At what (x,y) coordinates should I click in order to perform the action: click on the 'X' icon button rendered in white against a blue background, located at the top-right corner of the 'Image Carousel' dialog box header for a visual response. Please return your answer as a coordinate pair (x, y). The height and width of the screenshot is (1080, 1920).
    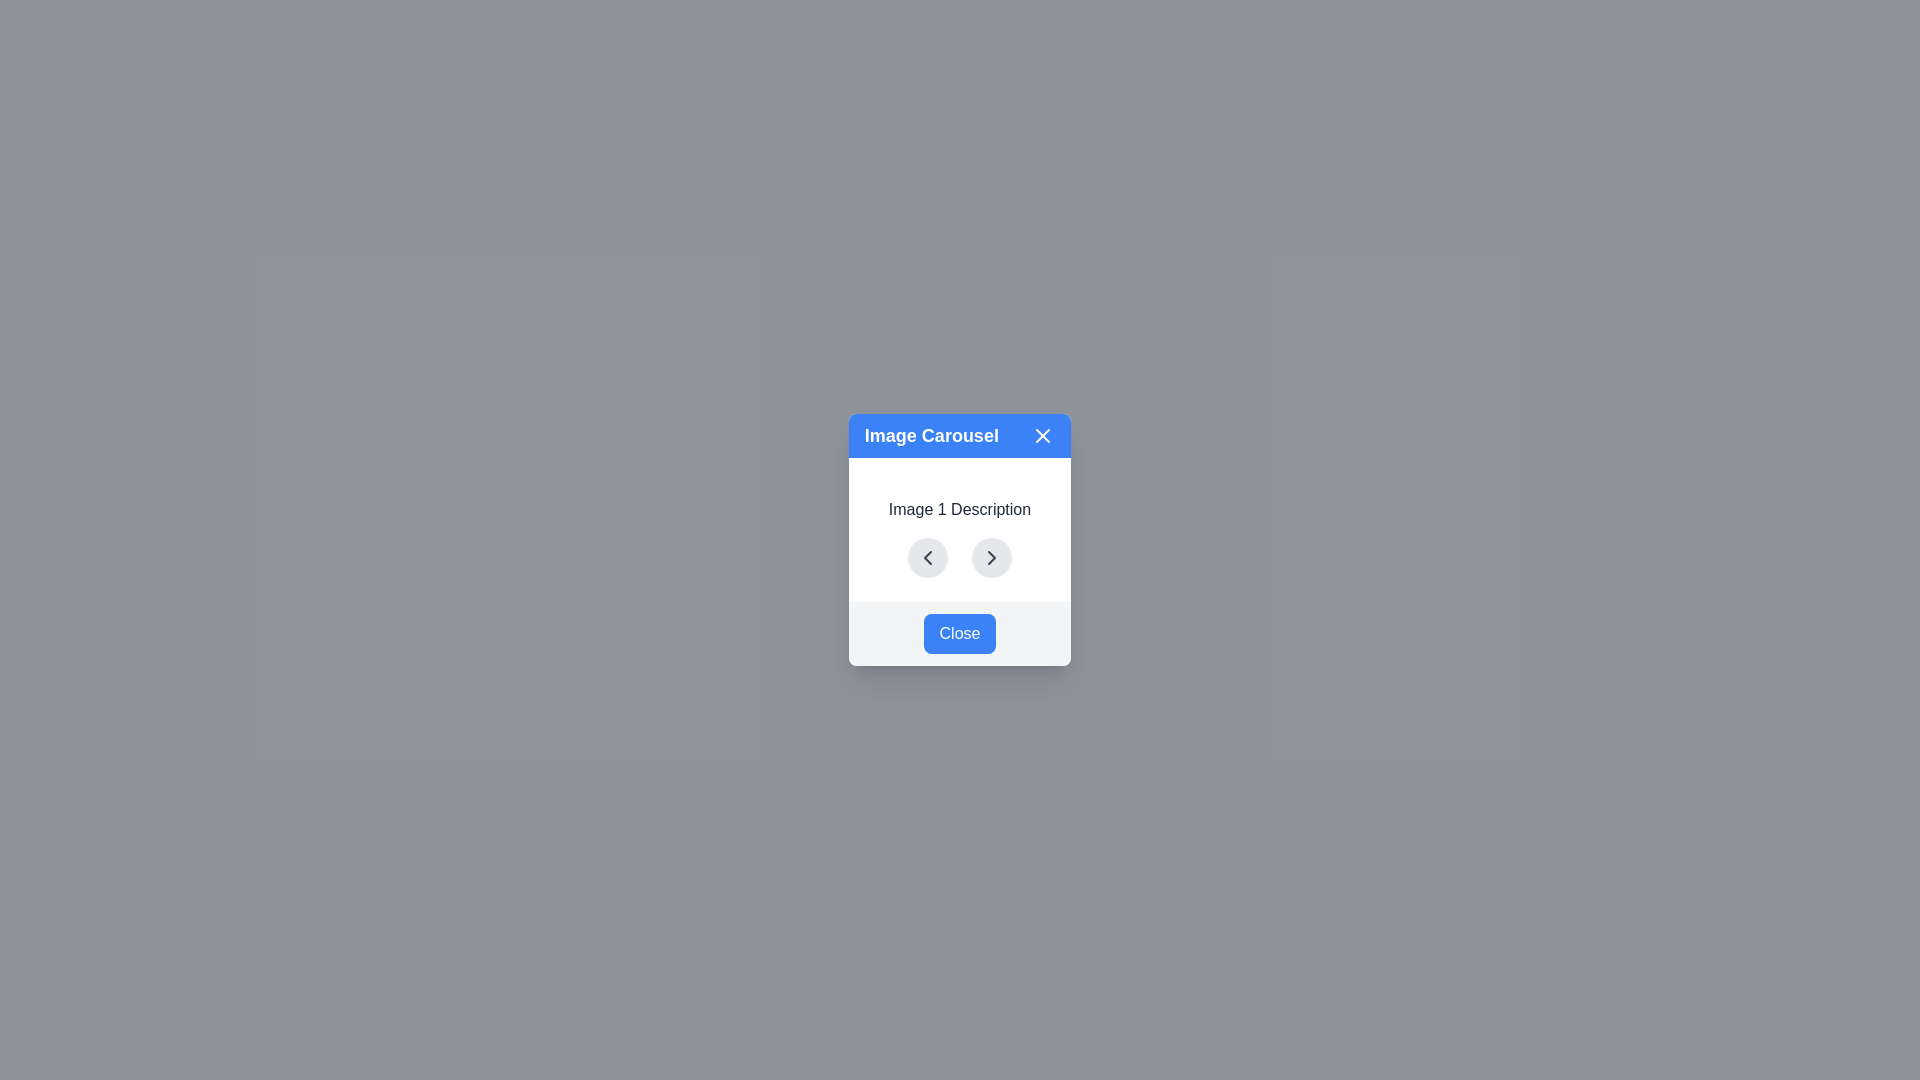
    Looking at the image, I should click on (1042, 434).